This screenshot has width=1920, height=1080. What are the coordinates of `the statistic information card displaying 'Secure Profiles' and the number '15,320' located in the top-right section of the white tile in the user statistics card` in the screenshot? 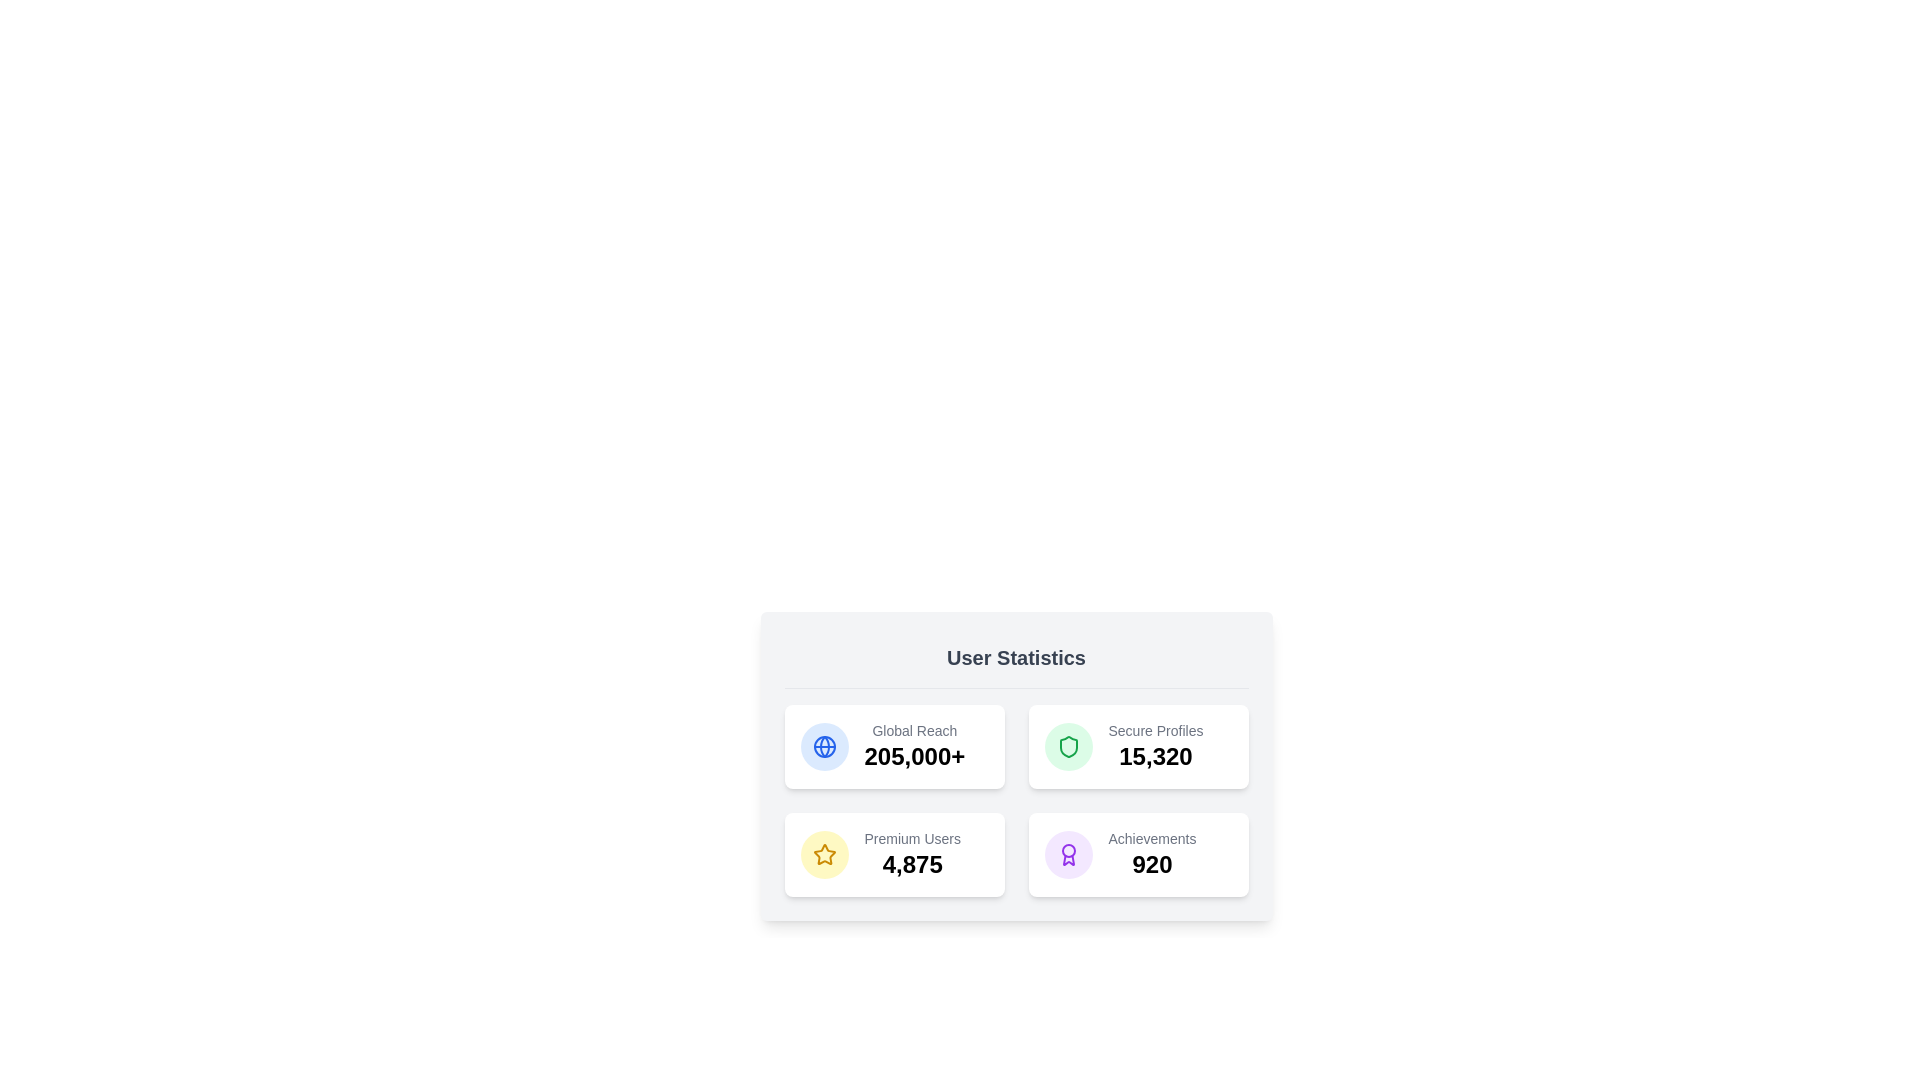 It's located at (1156, 747).